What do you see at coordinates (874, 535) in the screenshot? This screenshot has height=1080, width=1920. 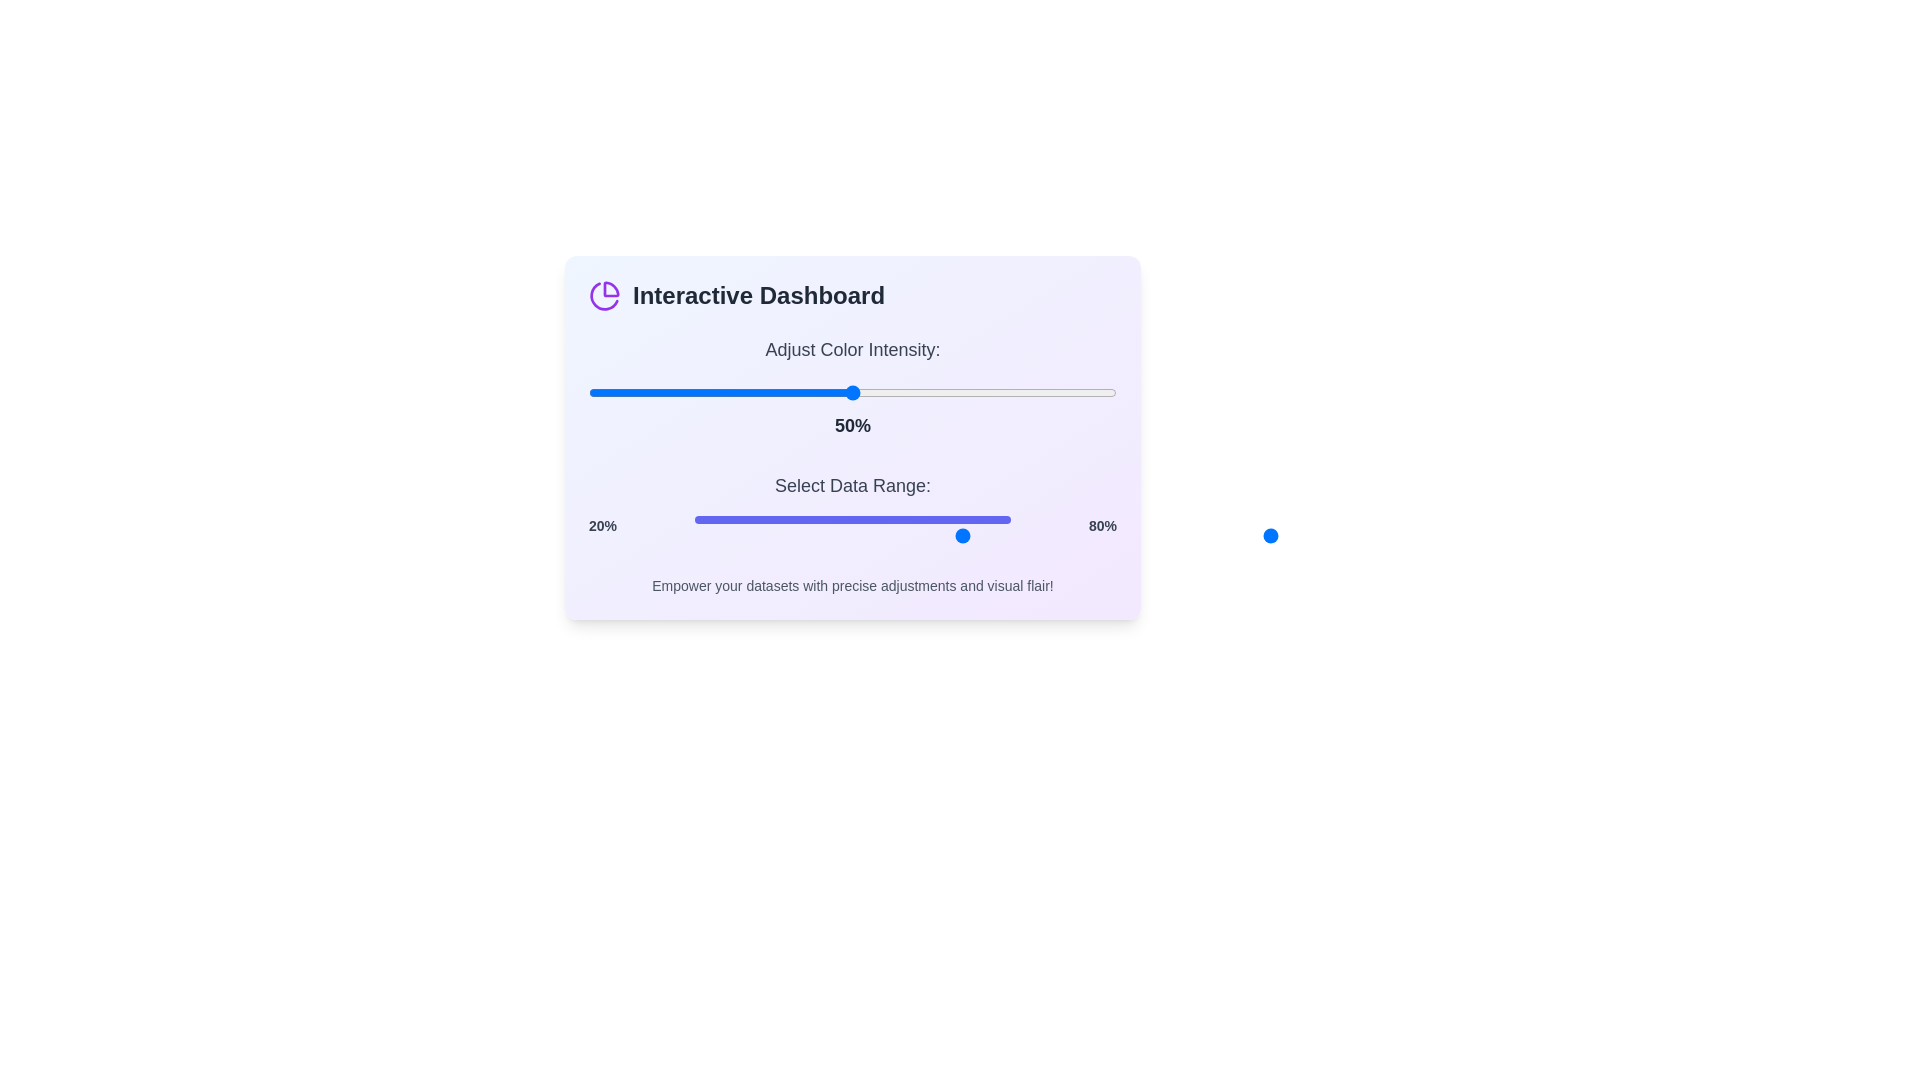 I see `the slider` at bounding box center [874, 535].